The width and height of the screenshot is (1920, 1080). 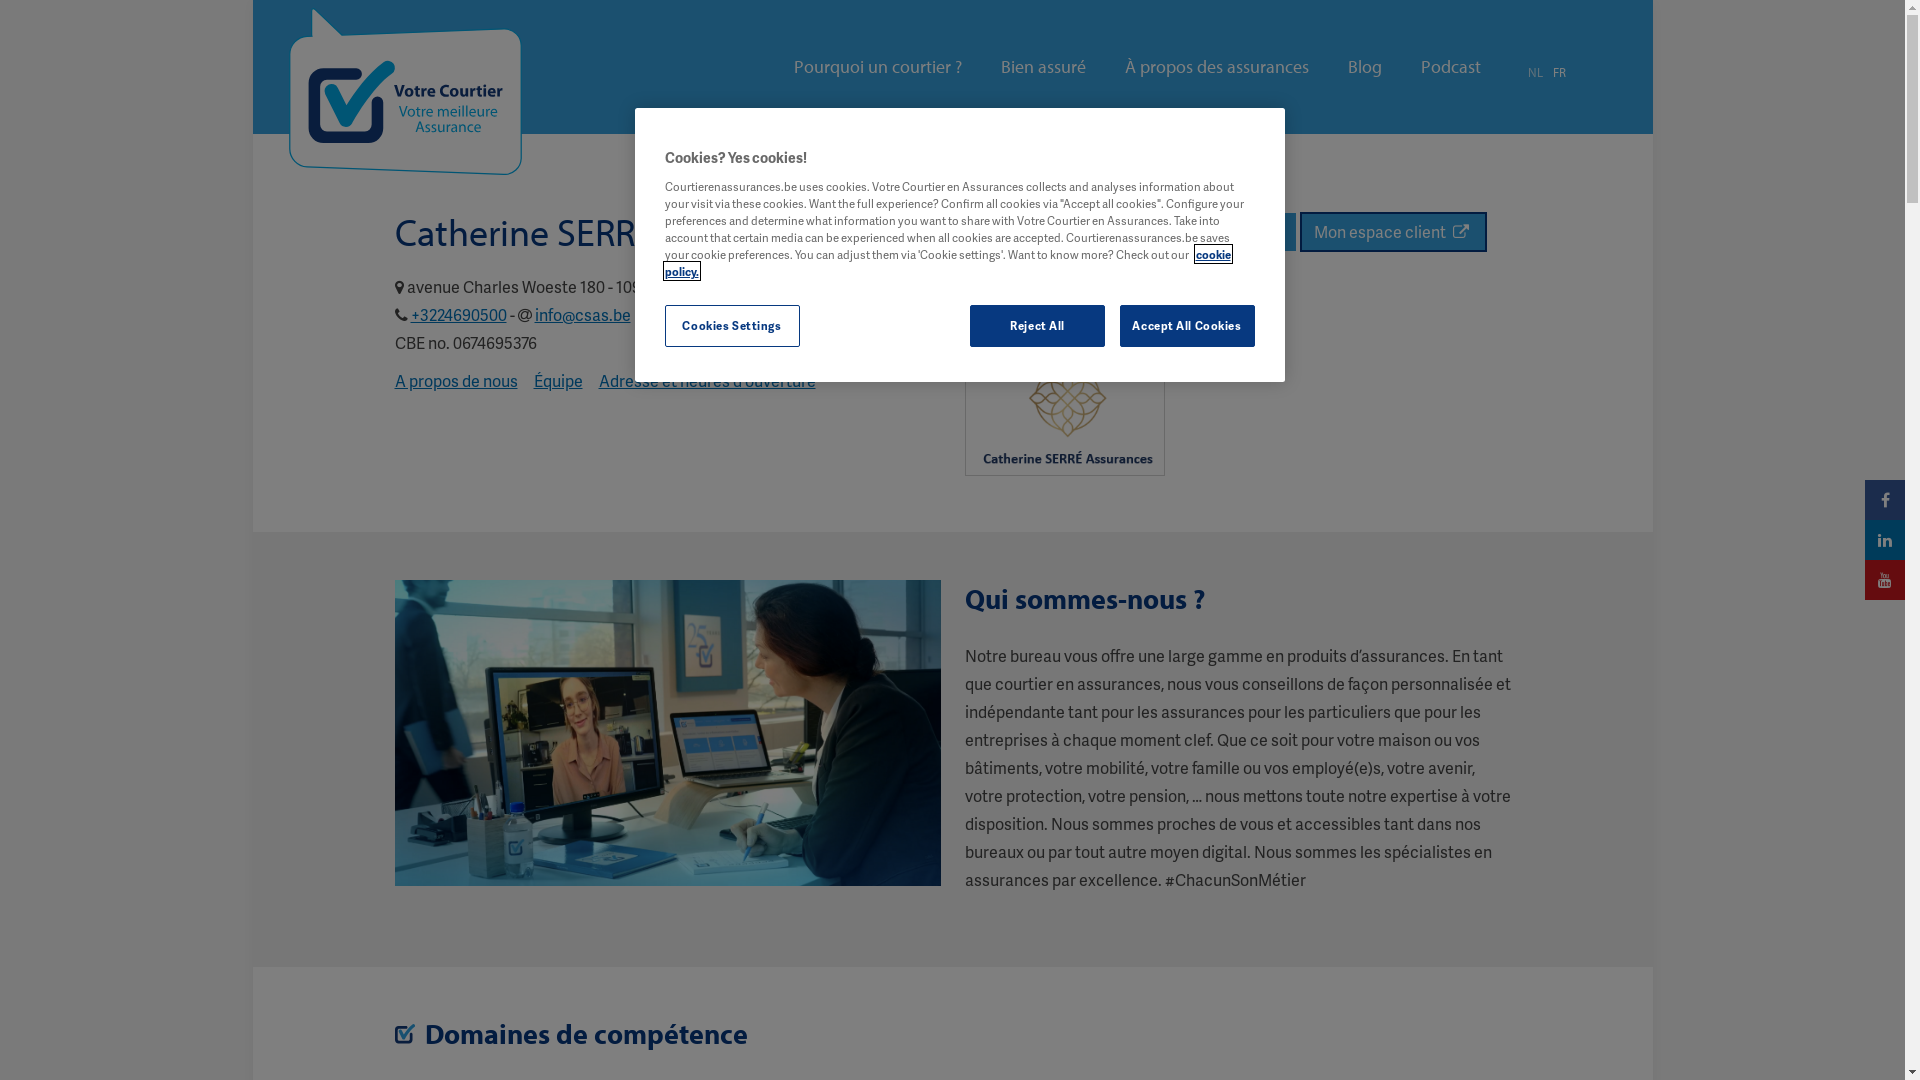 I want to click on 'Cookies Settings', so click(x=730, y=325).